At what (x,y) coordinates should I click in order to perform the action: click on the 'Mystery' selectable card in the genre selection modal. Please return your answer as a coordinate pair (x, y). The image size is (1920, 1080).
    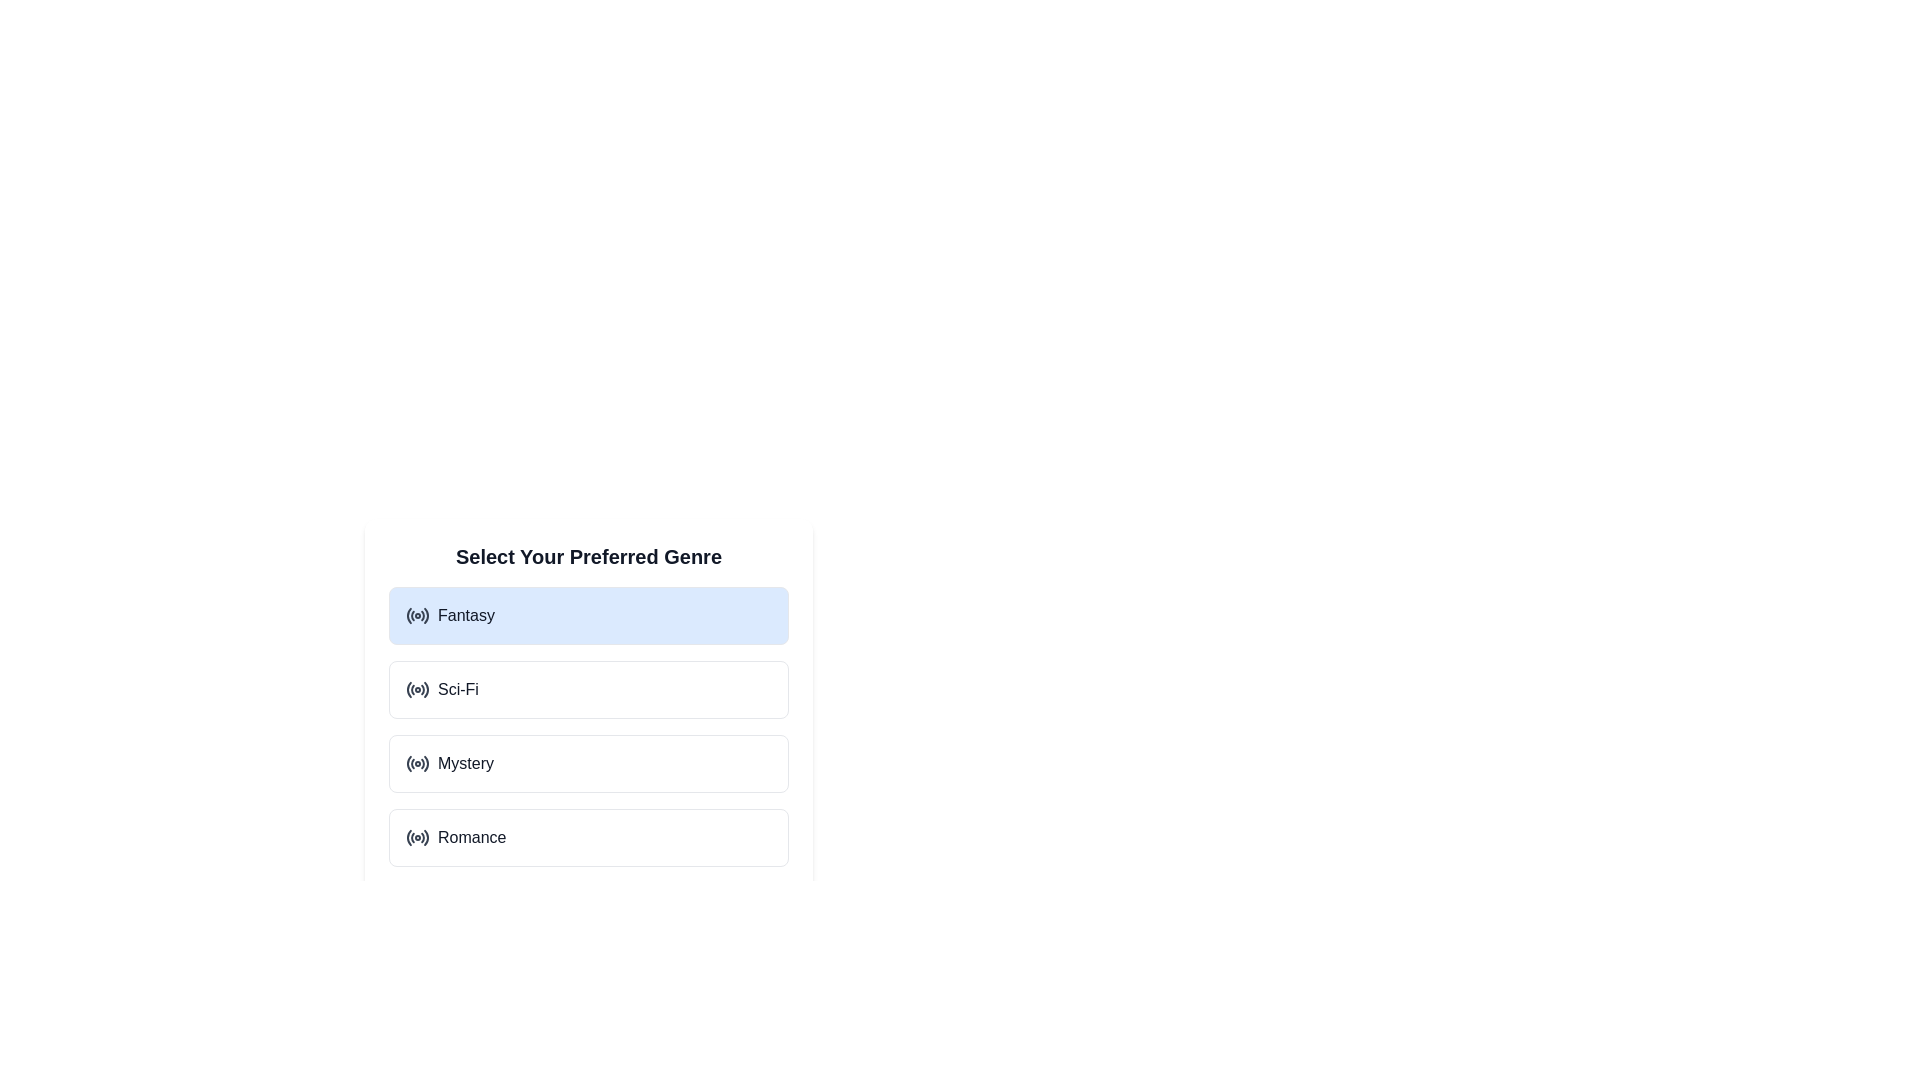
    Looking at the image, I should click on (588, 744).